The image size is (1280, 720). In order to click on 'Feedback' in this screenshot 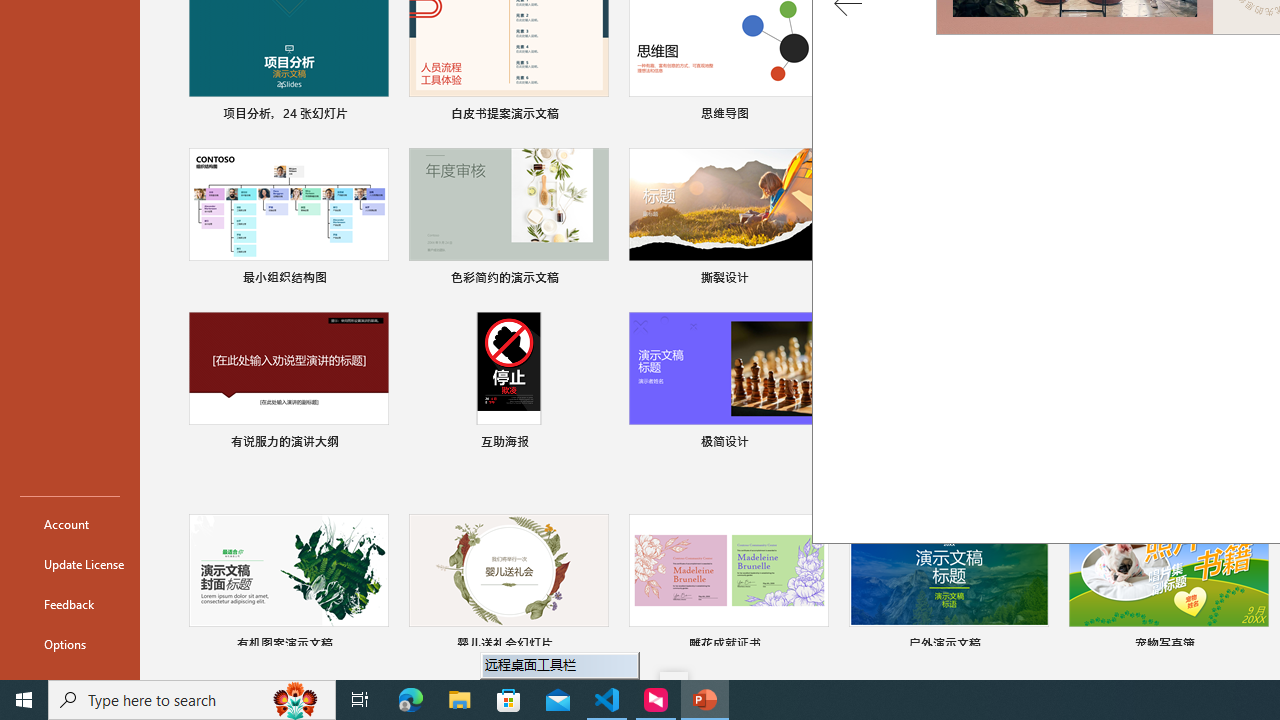, I will do `click(69, 603)`.